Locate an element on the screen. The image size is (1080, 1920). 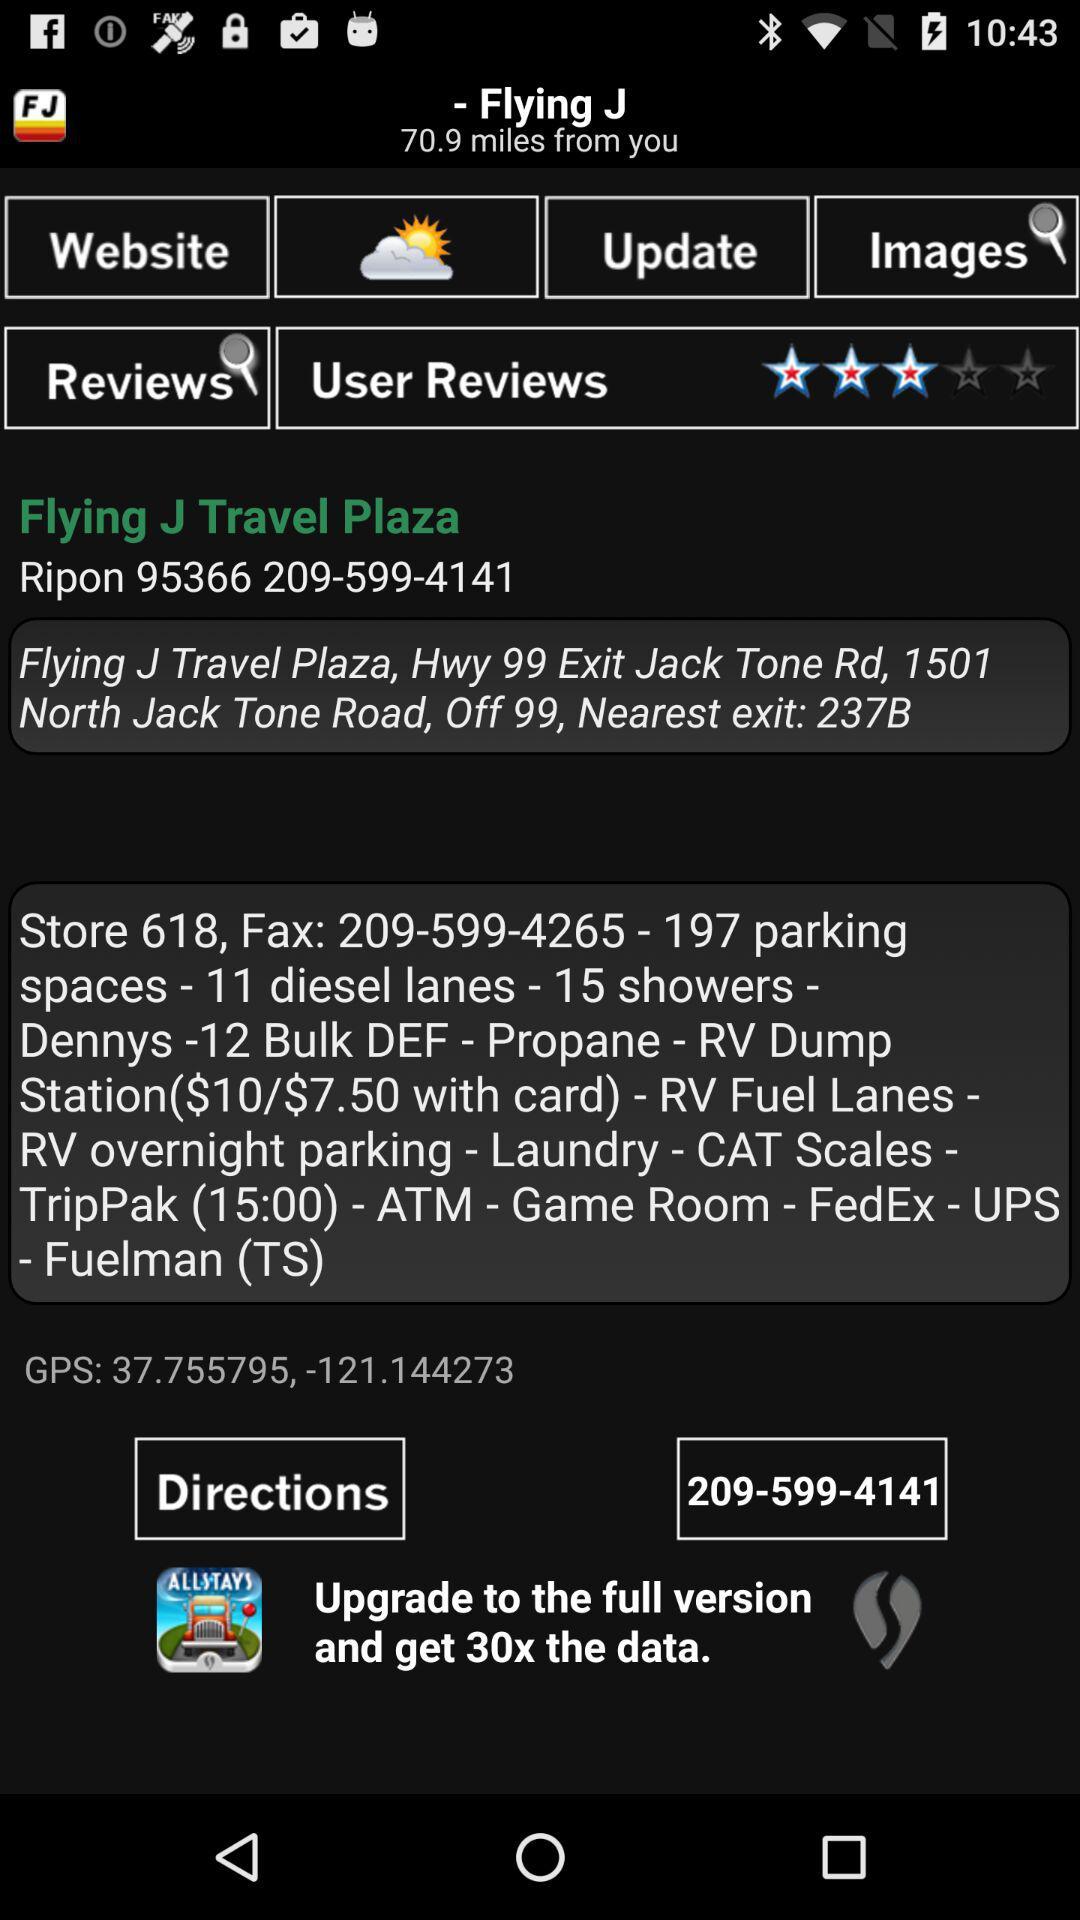
user review rated three out of five stars is located at coordinates (676, 378).